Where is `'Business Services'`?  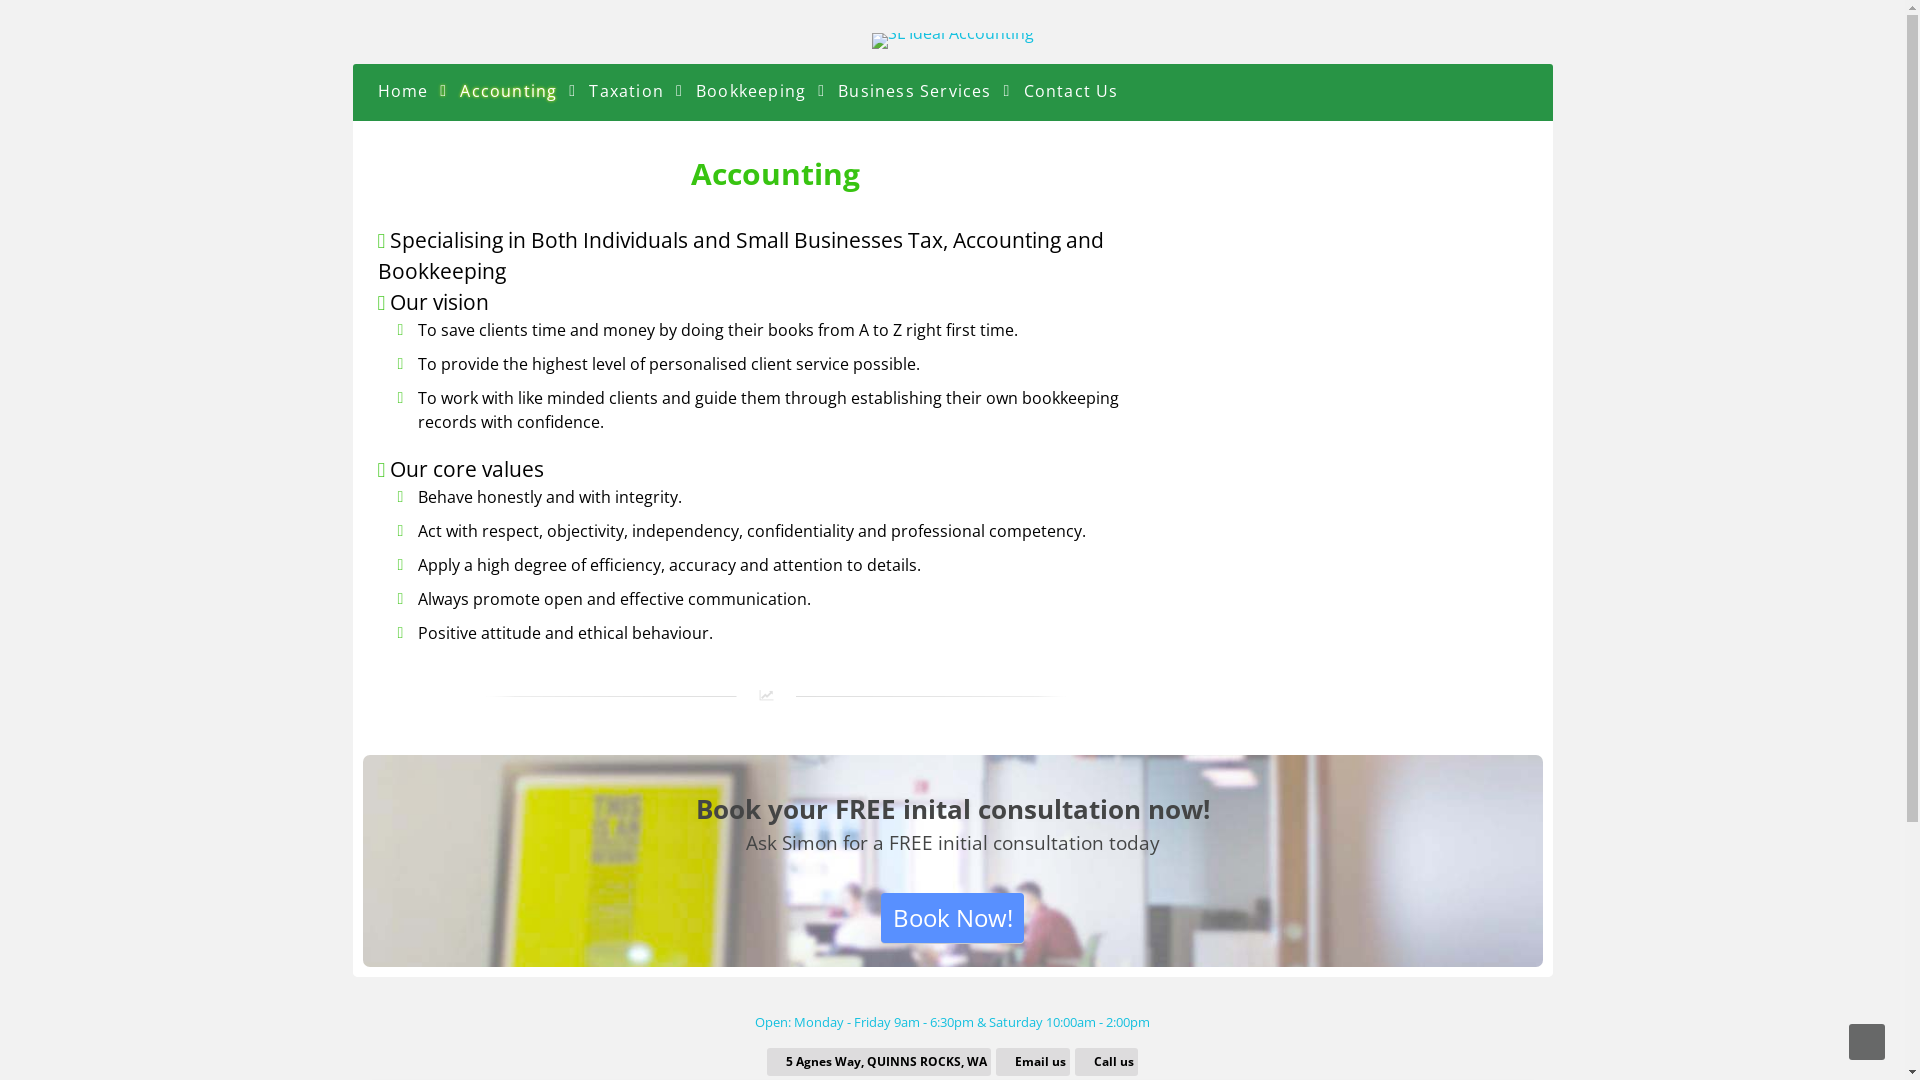 'Business Services' is located at coordinates (913, 88).